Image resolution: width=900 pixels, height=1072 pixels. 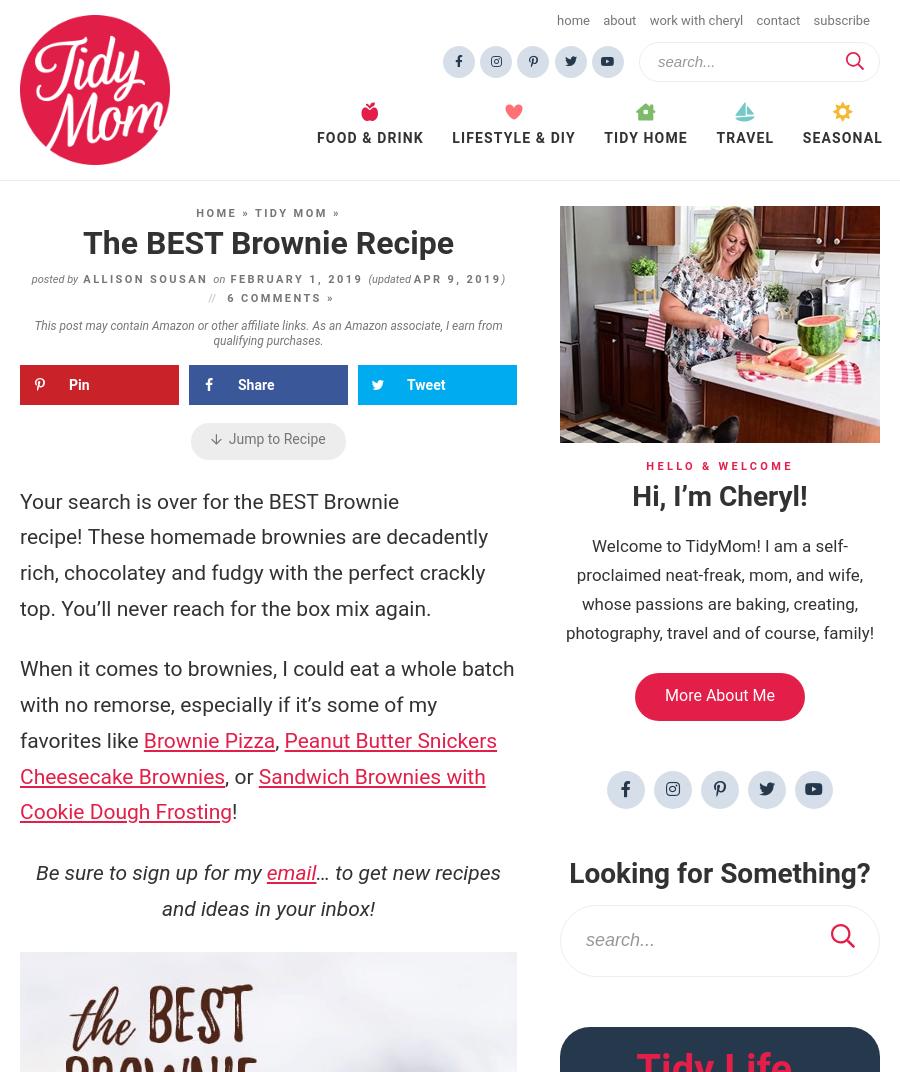 What do you see at coordinates (573, 19) in the screenshot?
I see `'Home'` at bounding box center [573, 19].